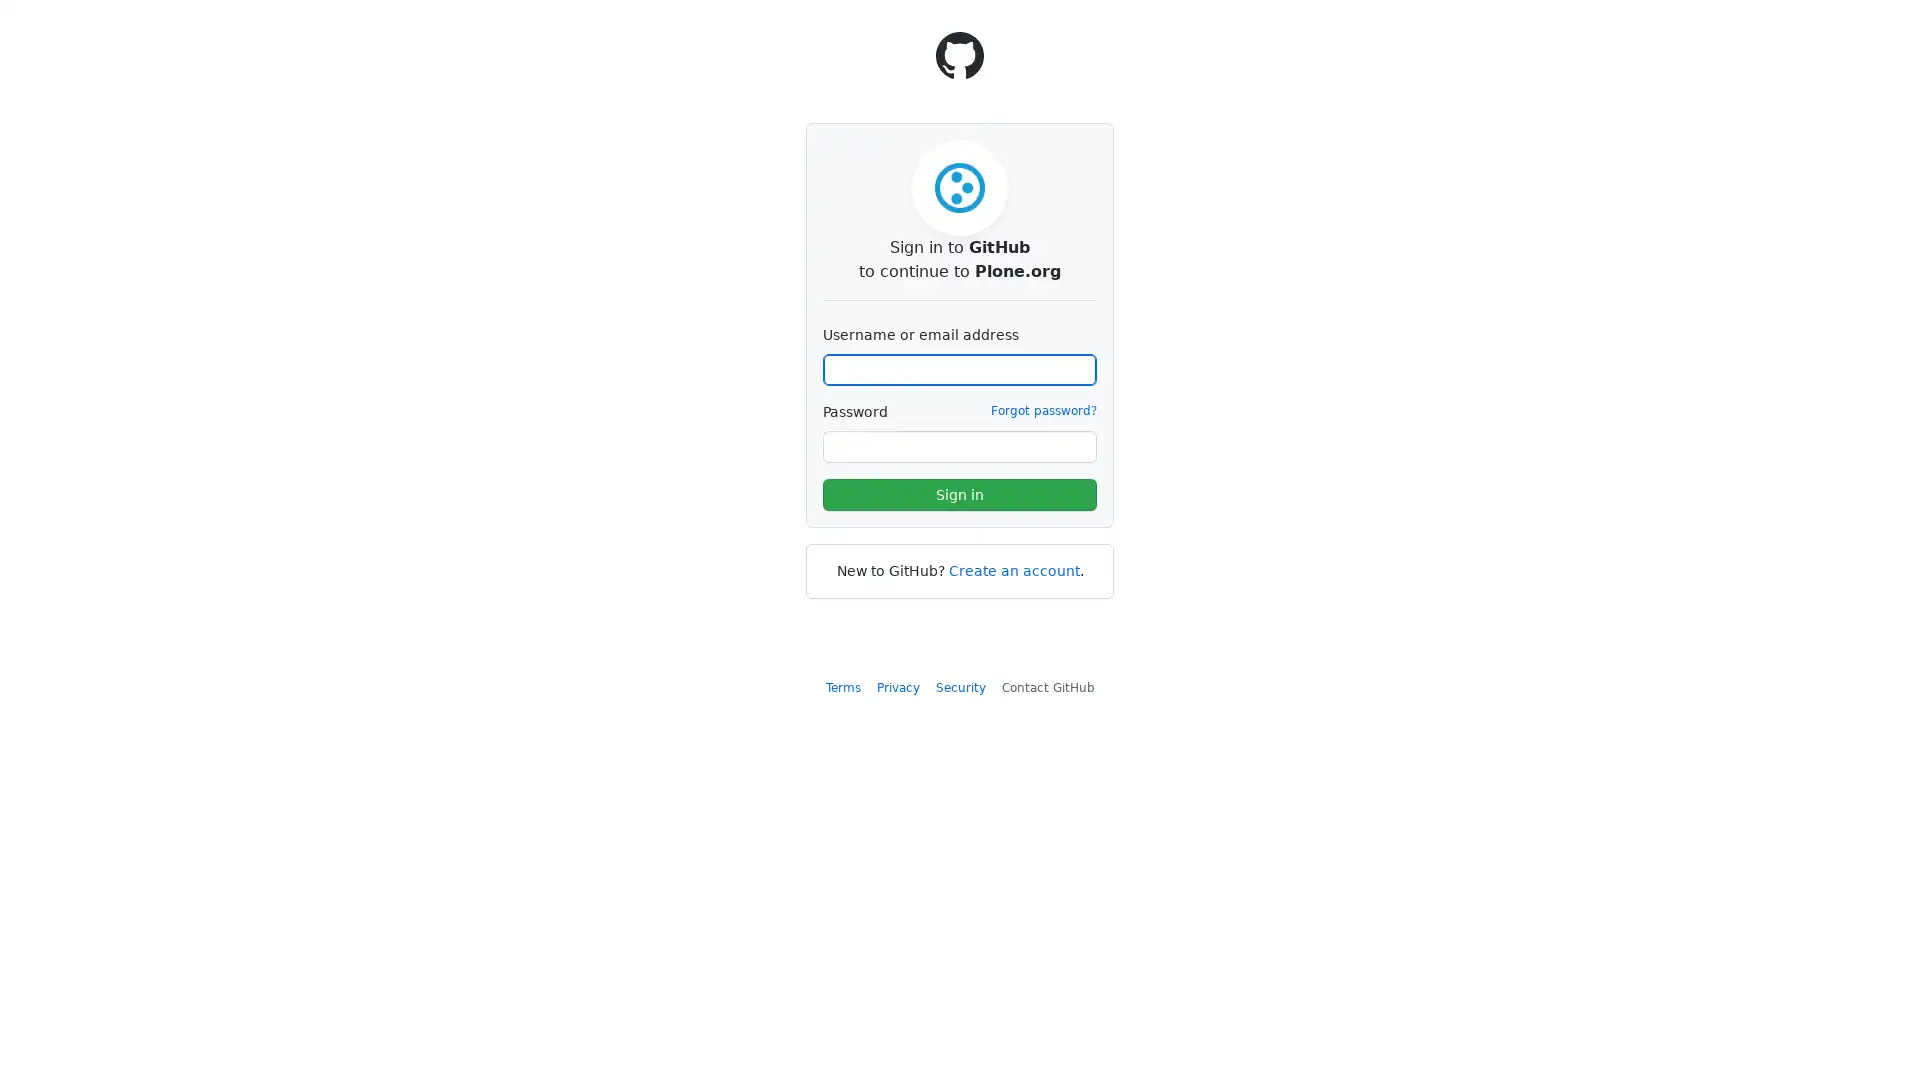  Describe the element at coordinates (960, 494) in the screenshot. I see `Sign in` at that location.